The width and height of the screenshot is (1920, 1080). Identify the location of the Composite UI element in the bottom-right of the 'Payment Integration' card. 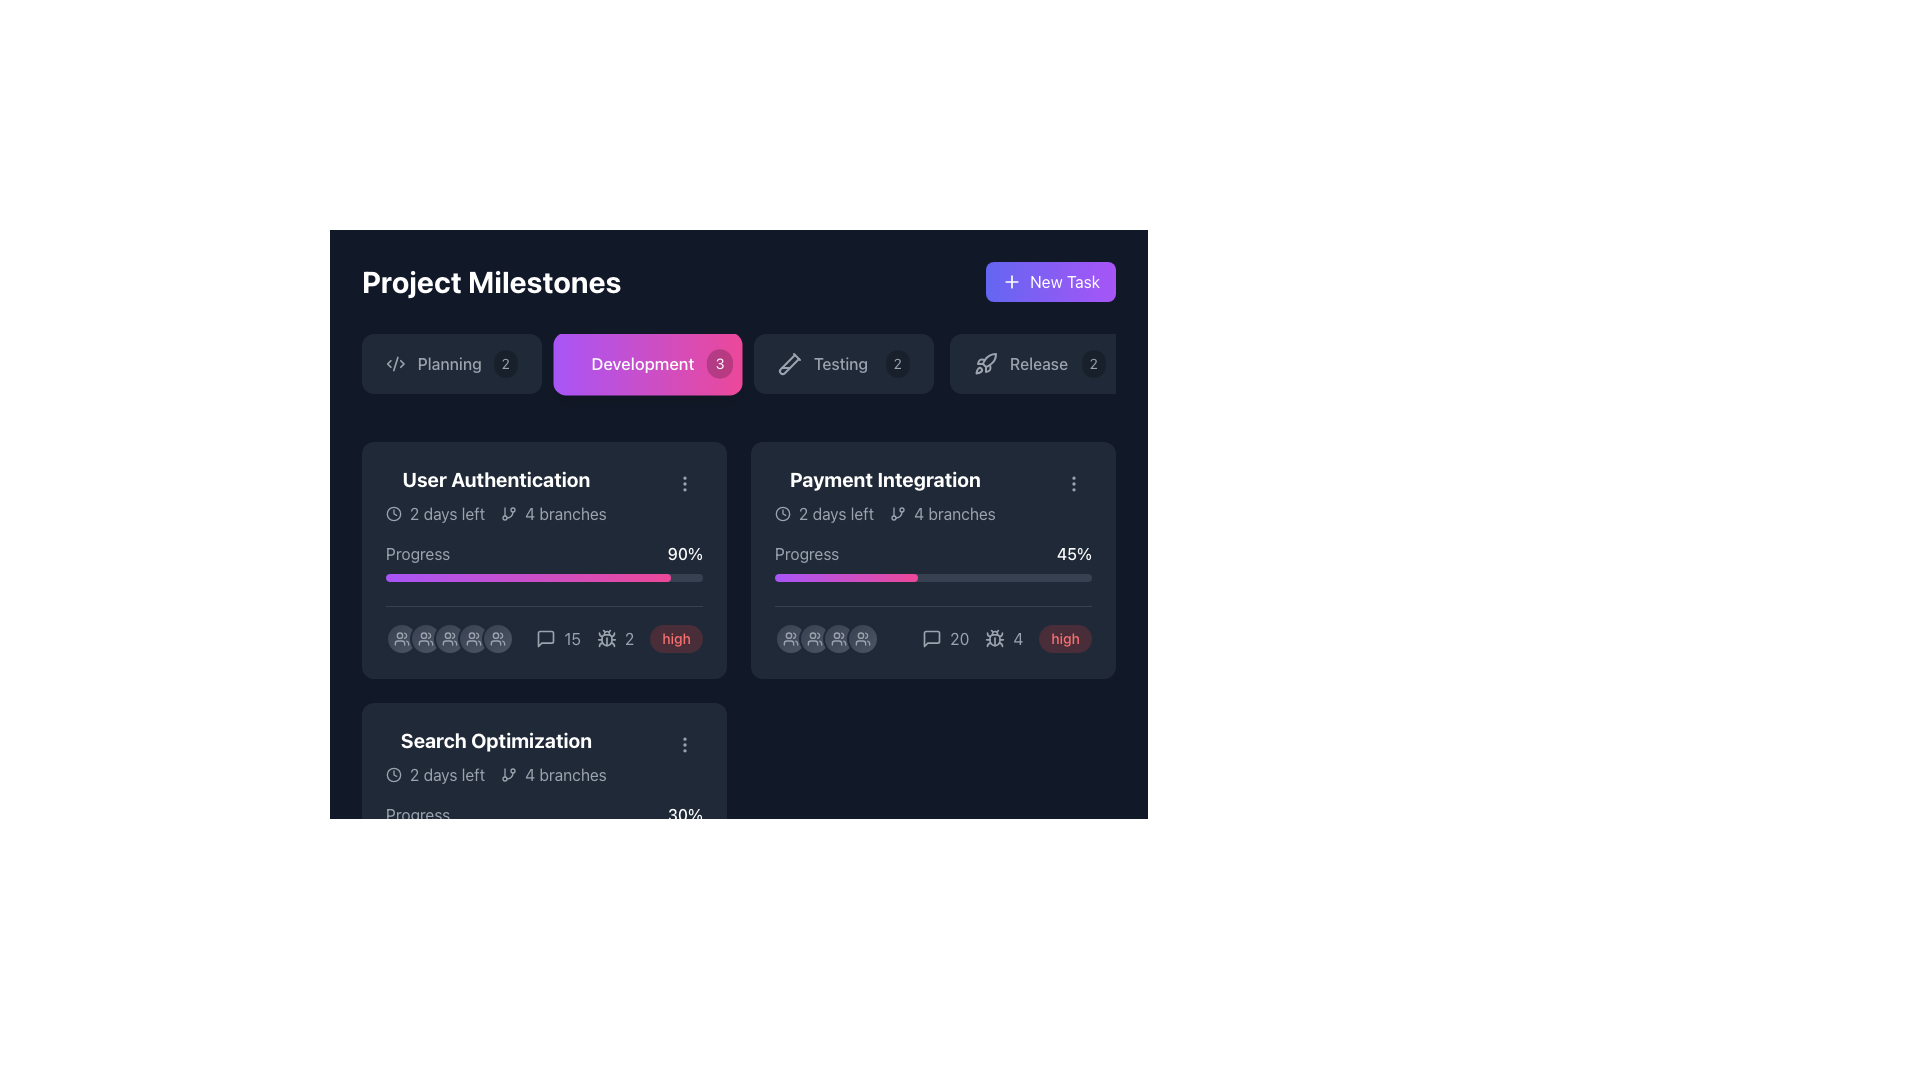
(1007, 639).